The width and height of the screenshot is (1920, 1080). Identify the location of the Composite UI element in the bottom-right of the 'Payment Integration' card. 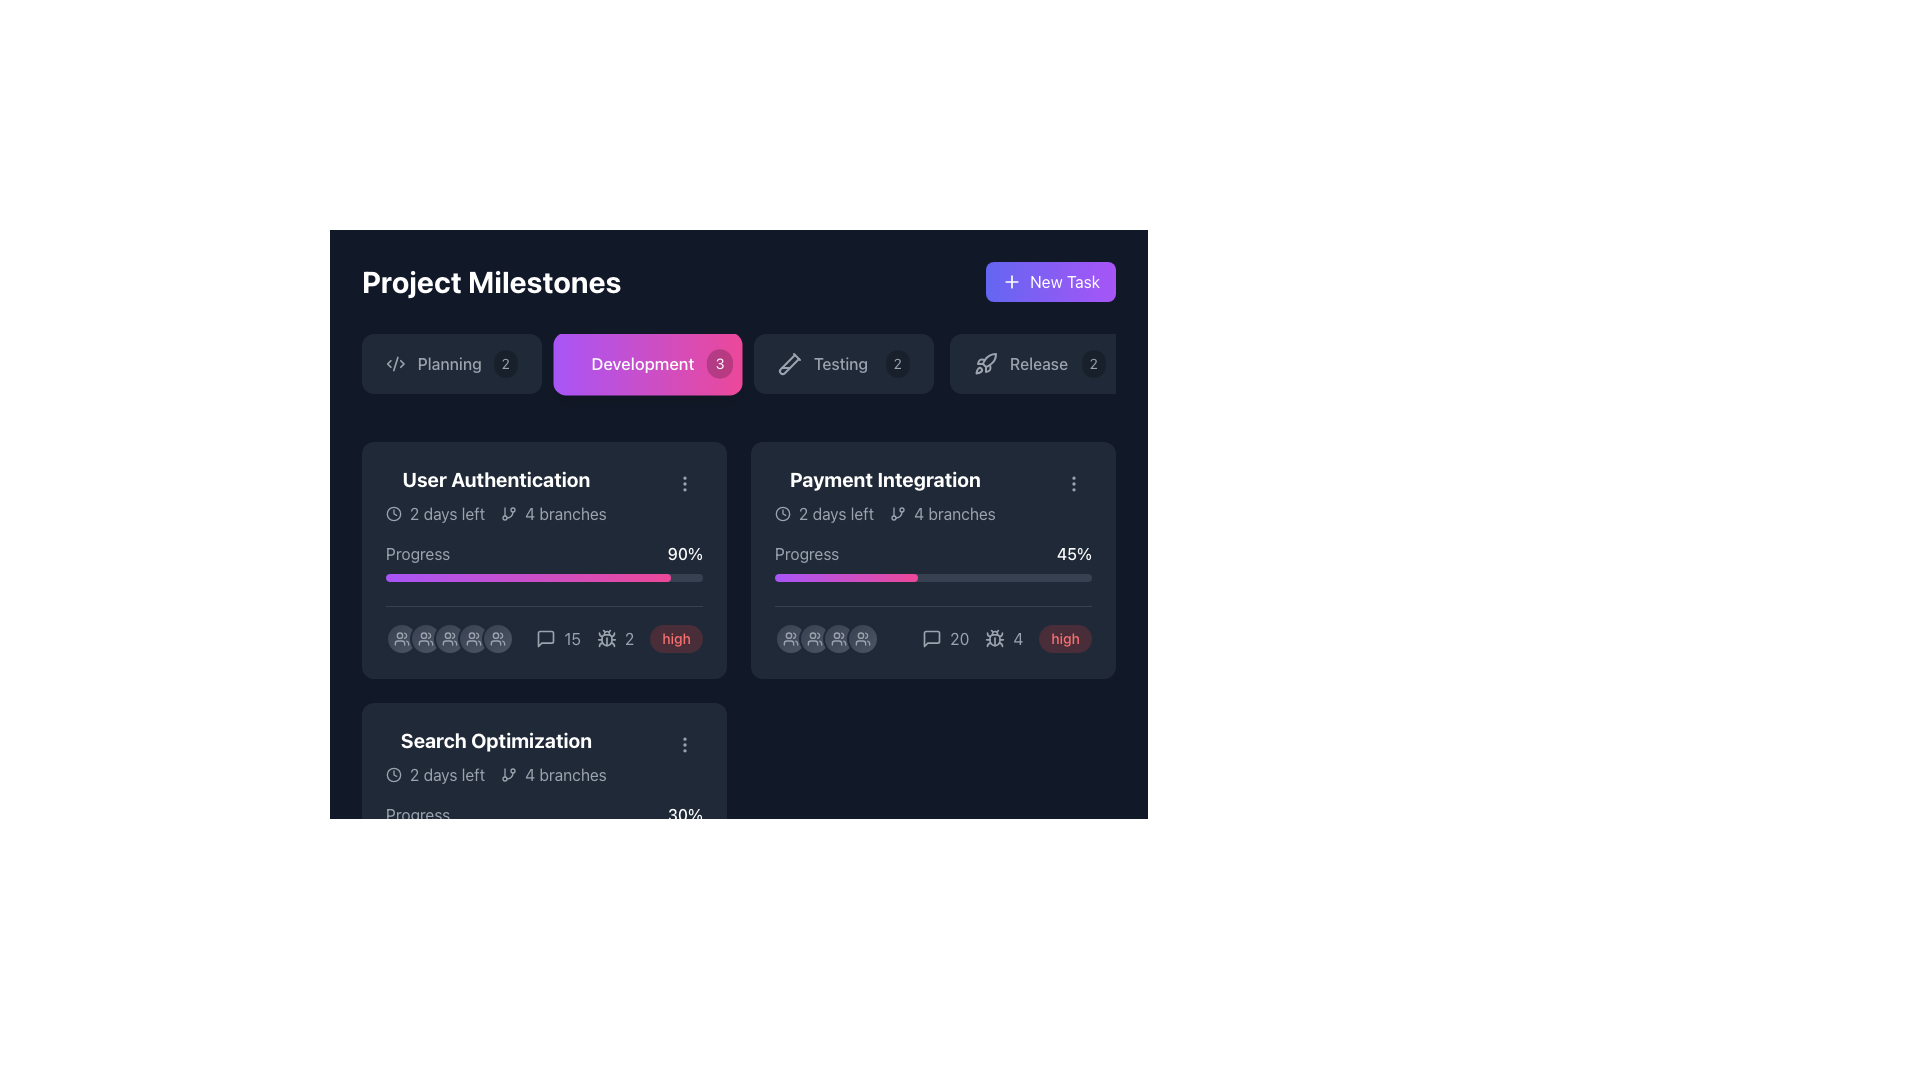
(1007, 639).